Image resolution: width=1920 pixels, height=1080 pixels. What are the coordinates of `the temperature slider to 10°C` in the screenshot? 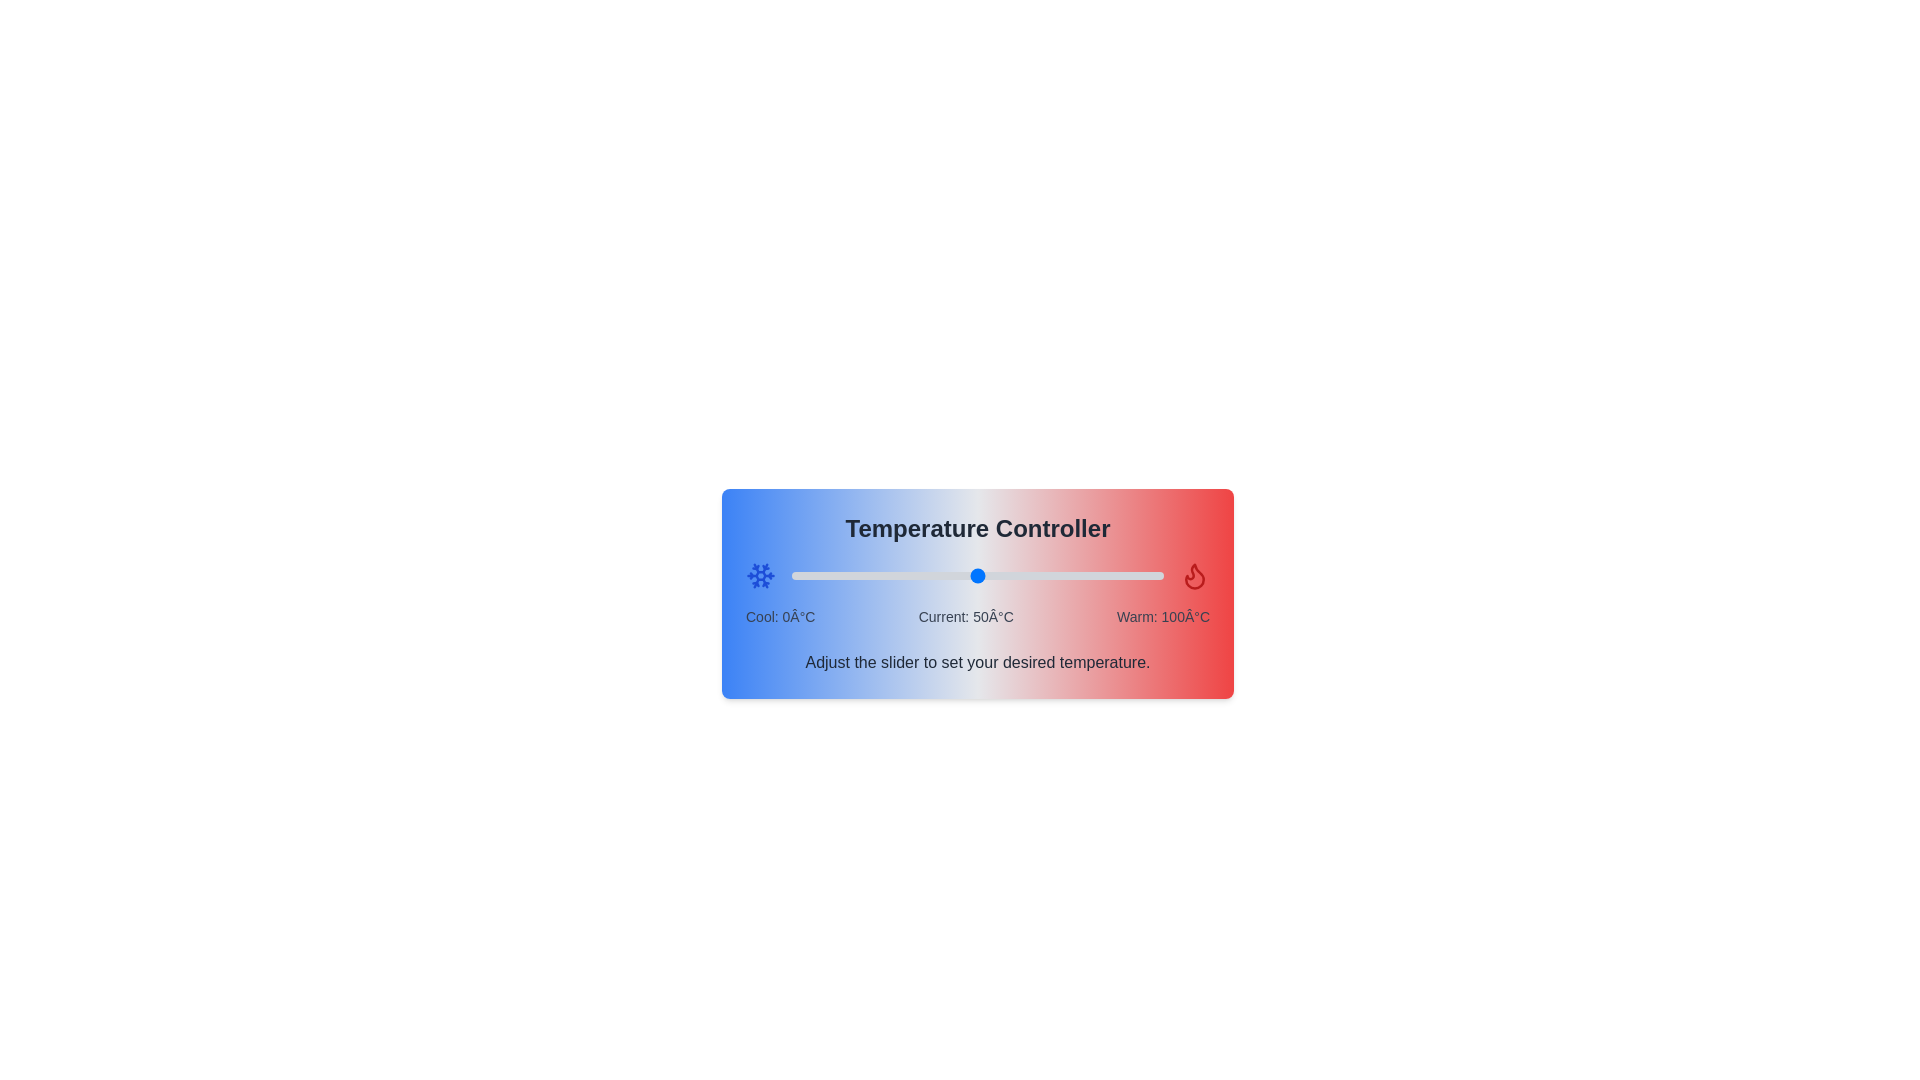 It's located at (829, 575).